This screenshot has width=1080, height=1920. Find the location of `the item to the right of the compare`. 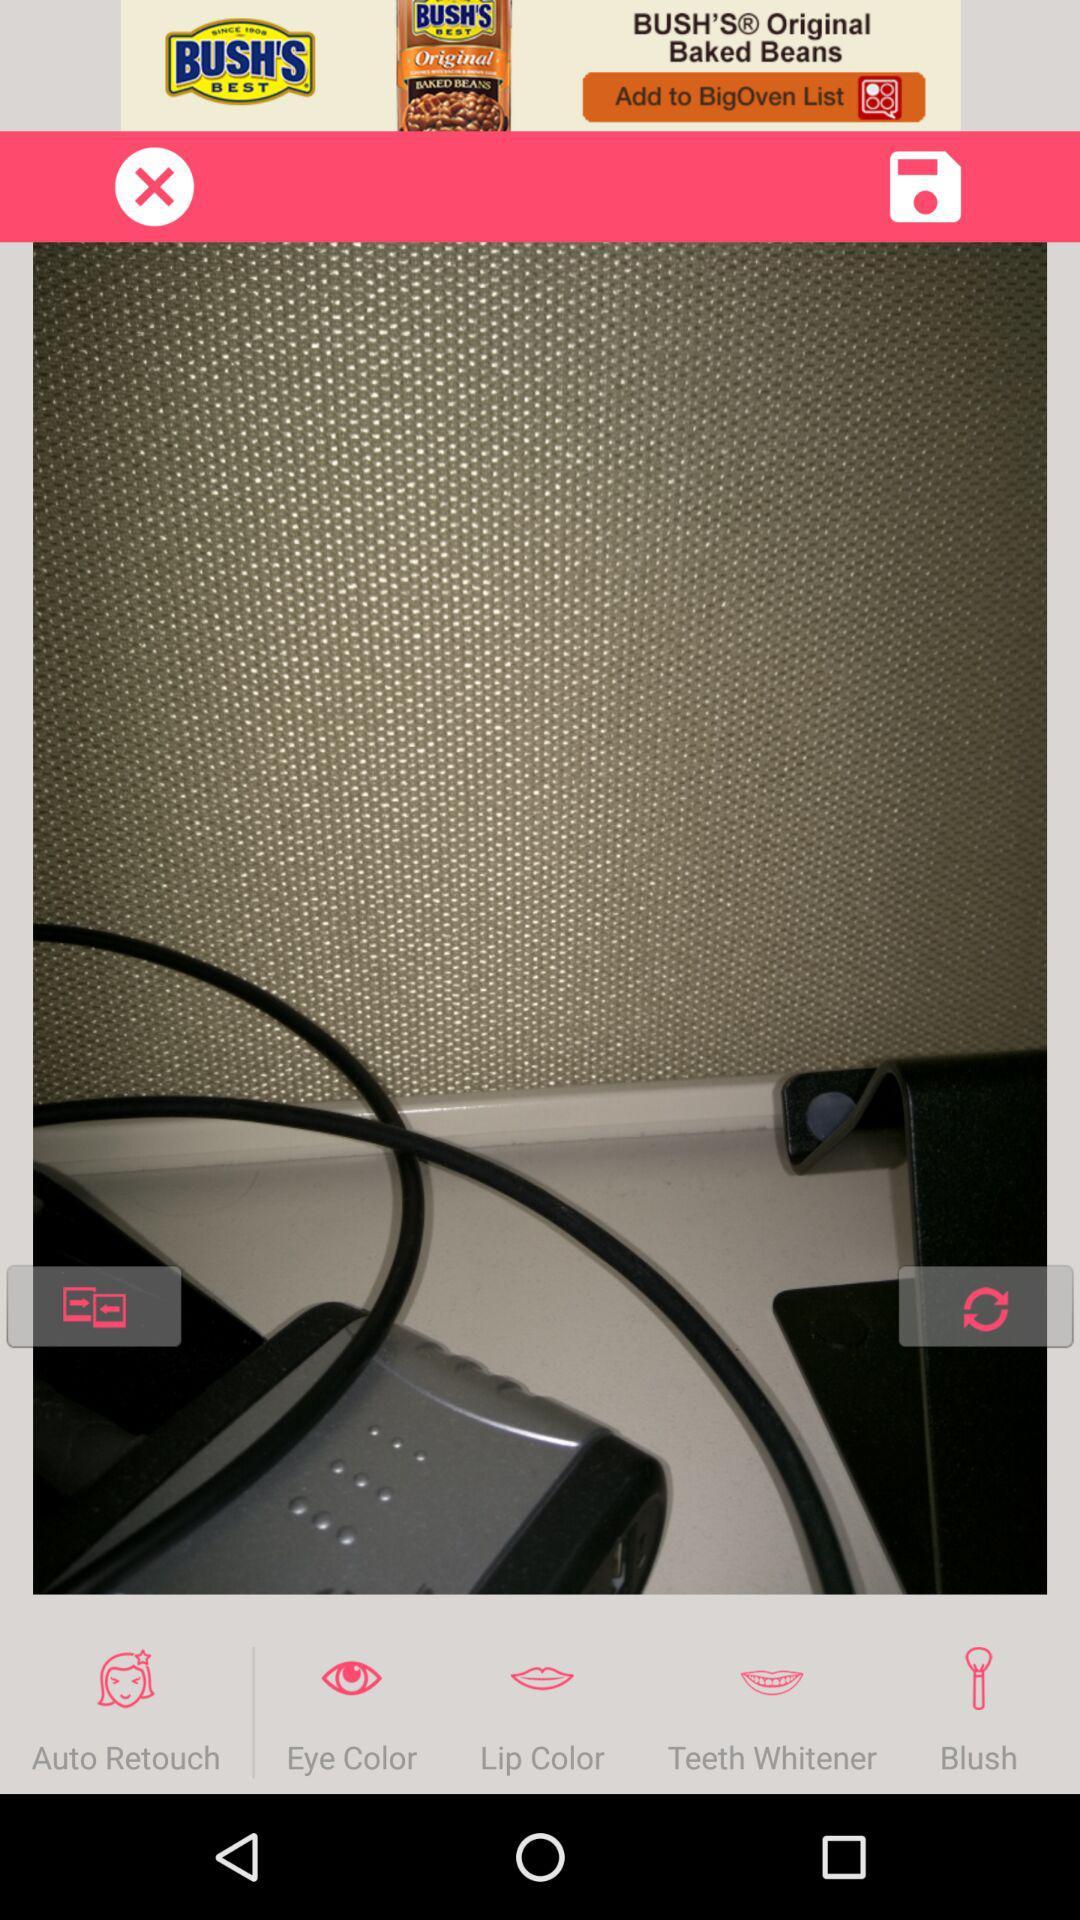

the item to the right of the compare is located at coordinates (984, 1310).